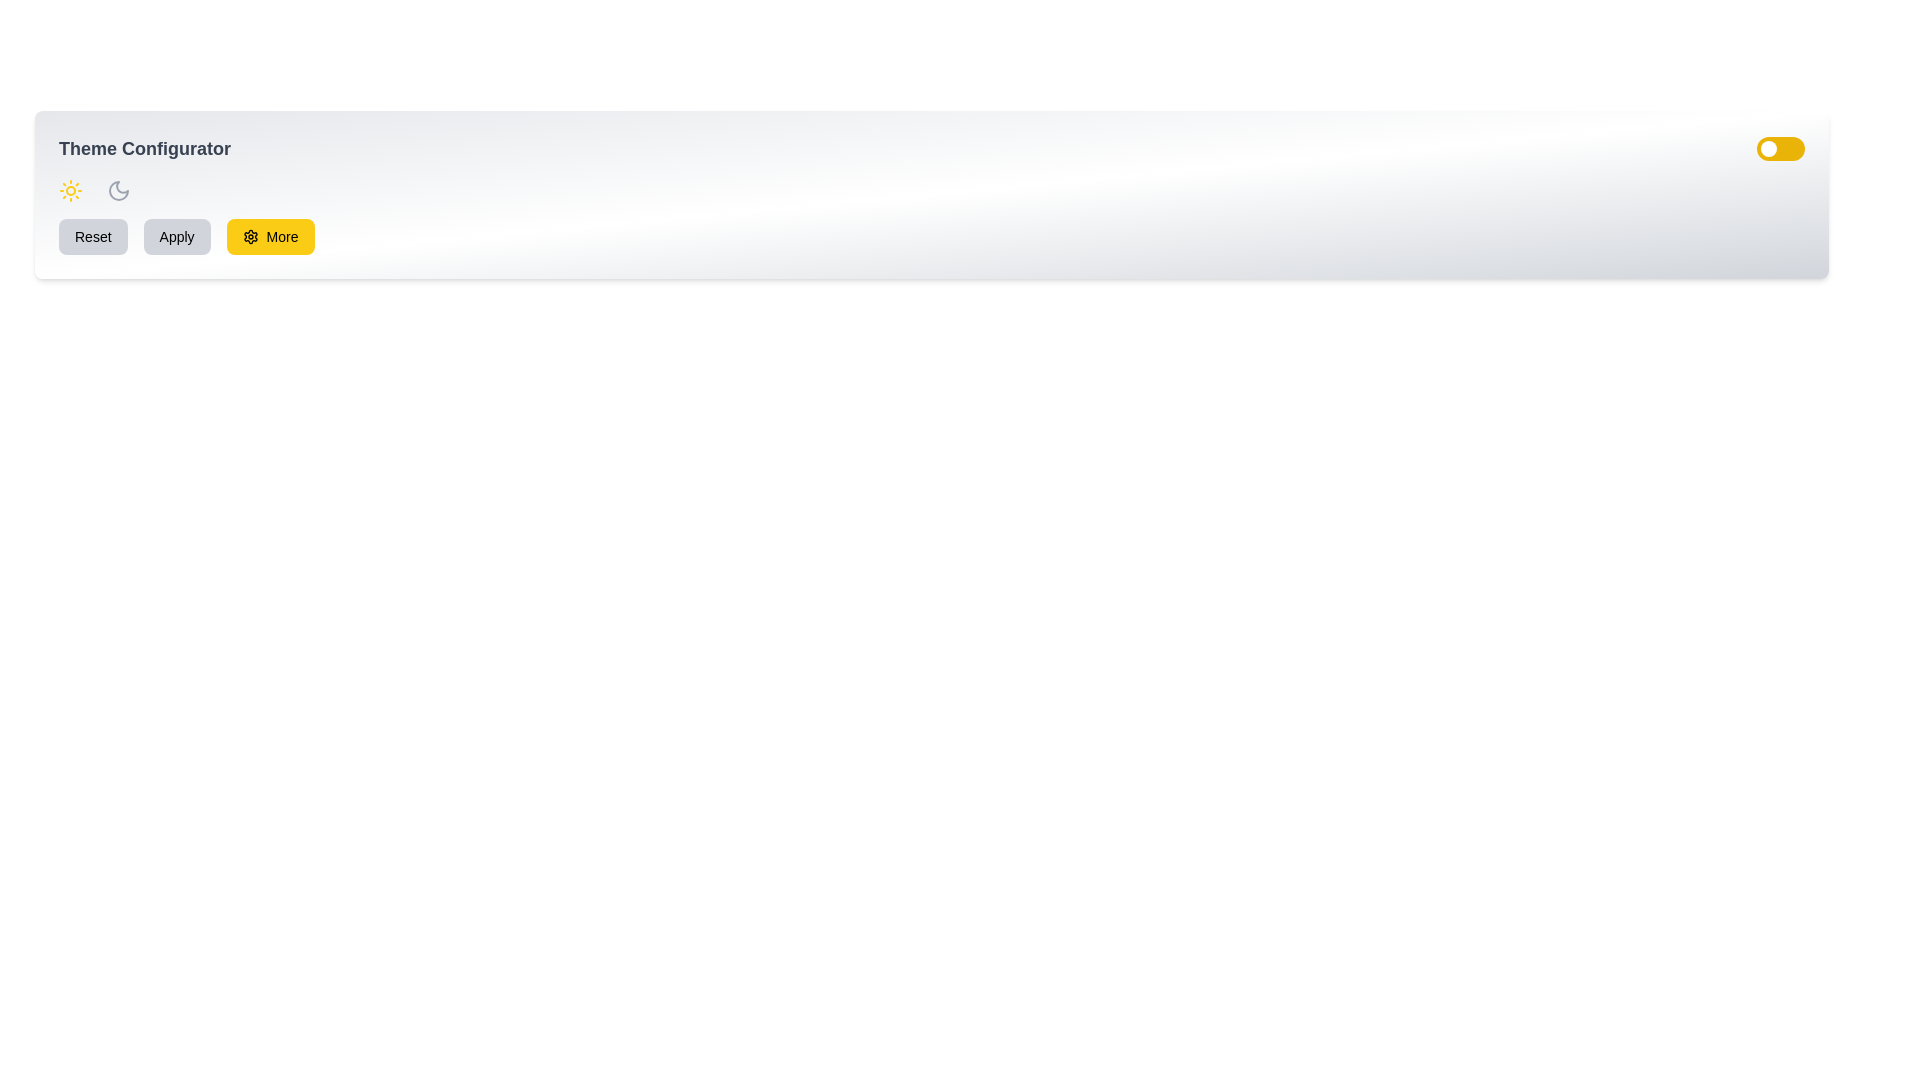 The height and width of the screenshot is (1080, 1920). I want to click on the toggle switch, so click(1776, 148).